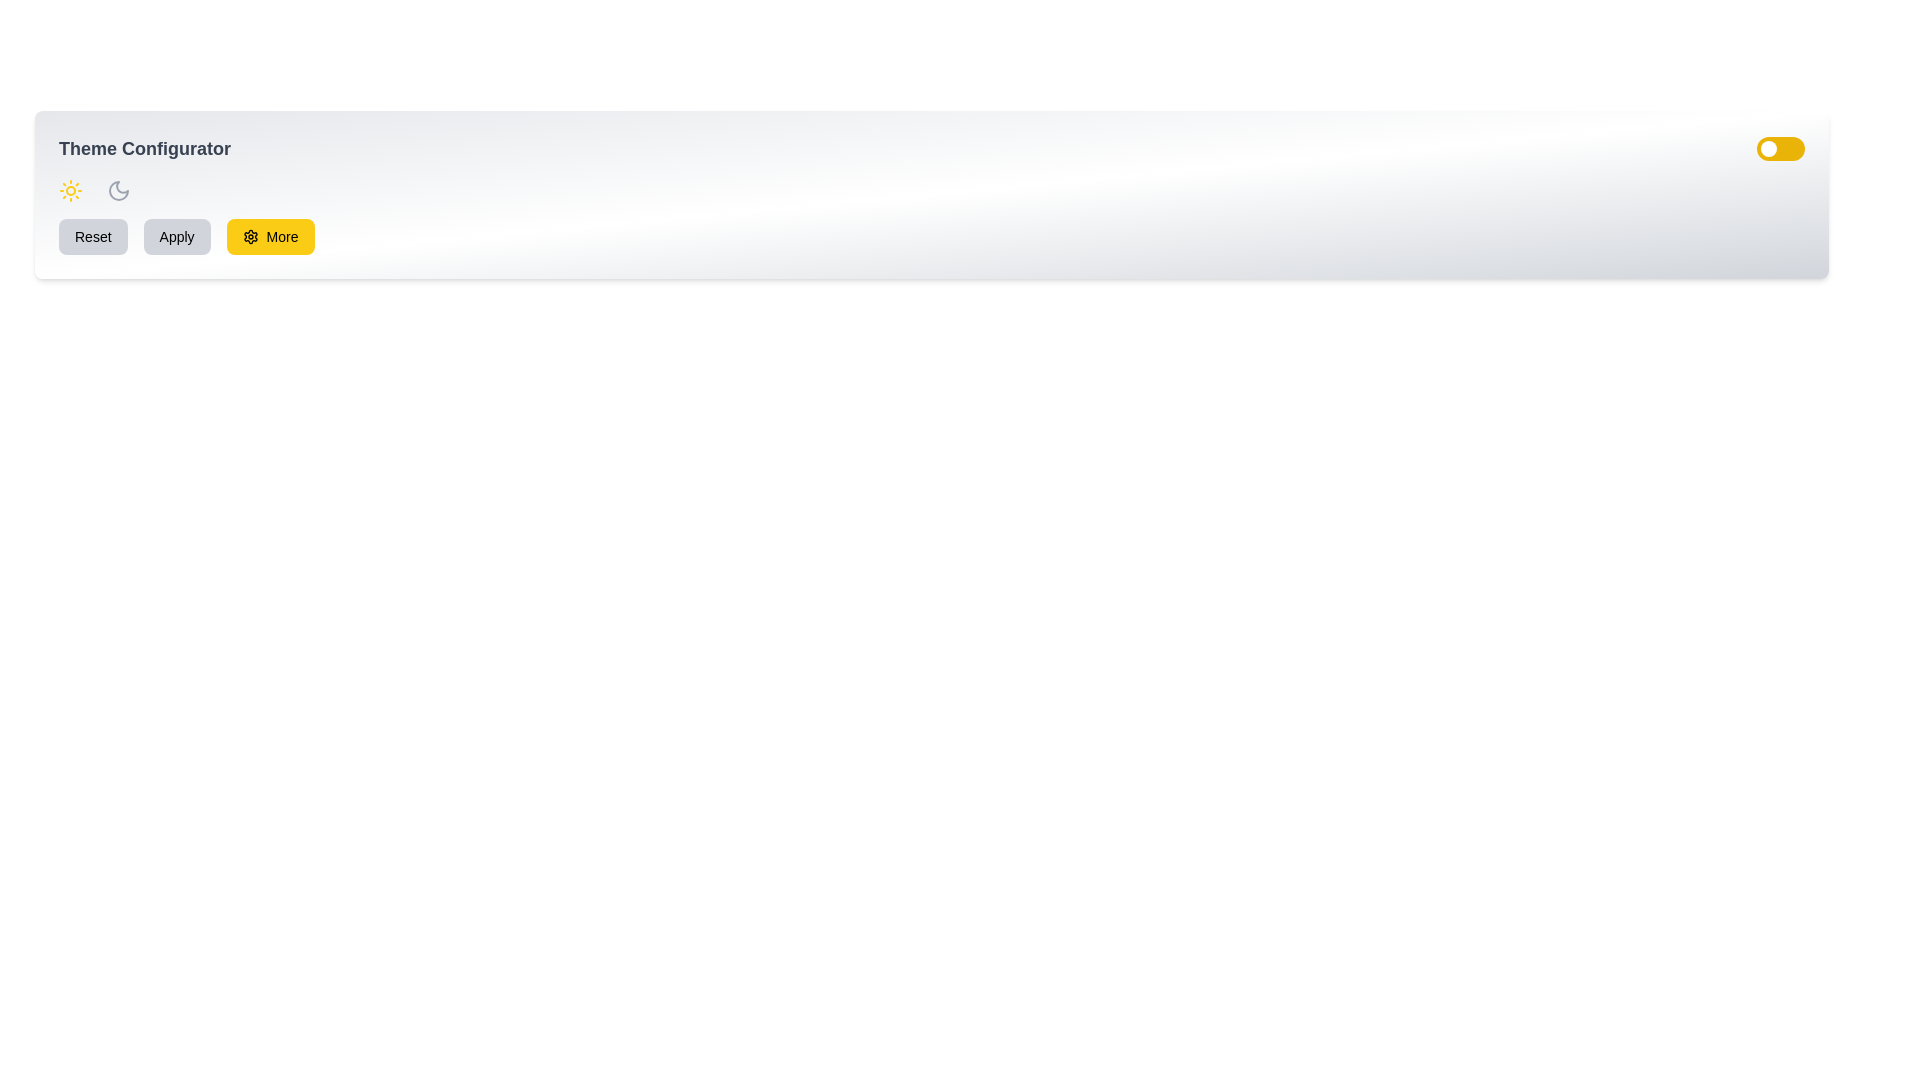 The height and width of the screenshot is (1080, 1920). I want to click on the toggle switch, so click(1776, 148).